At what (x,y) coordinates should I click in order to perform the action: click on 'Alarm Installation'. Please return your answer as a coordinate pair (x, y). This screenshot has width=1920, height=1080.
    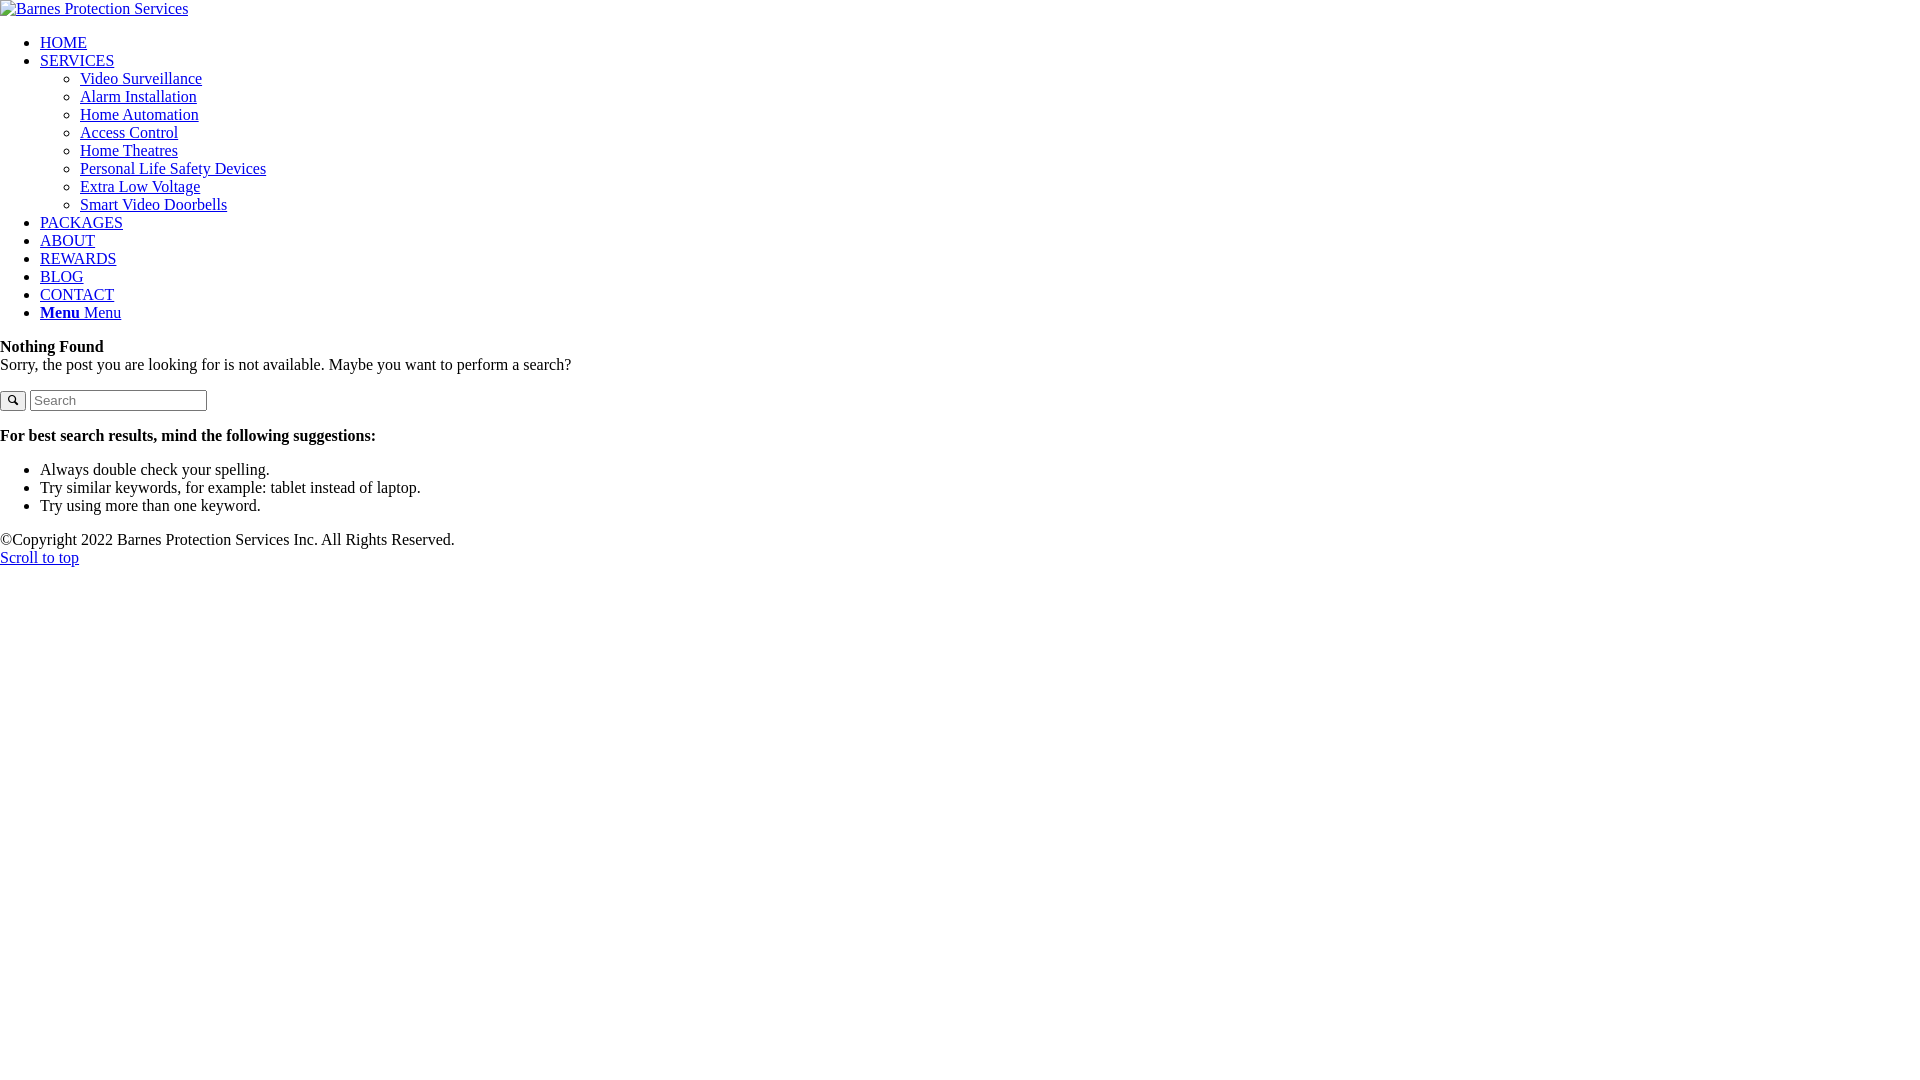
    Looking at the image, I should click on (80, 96).